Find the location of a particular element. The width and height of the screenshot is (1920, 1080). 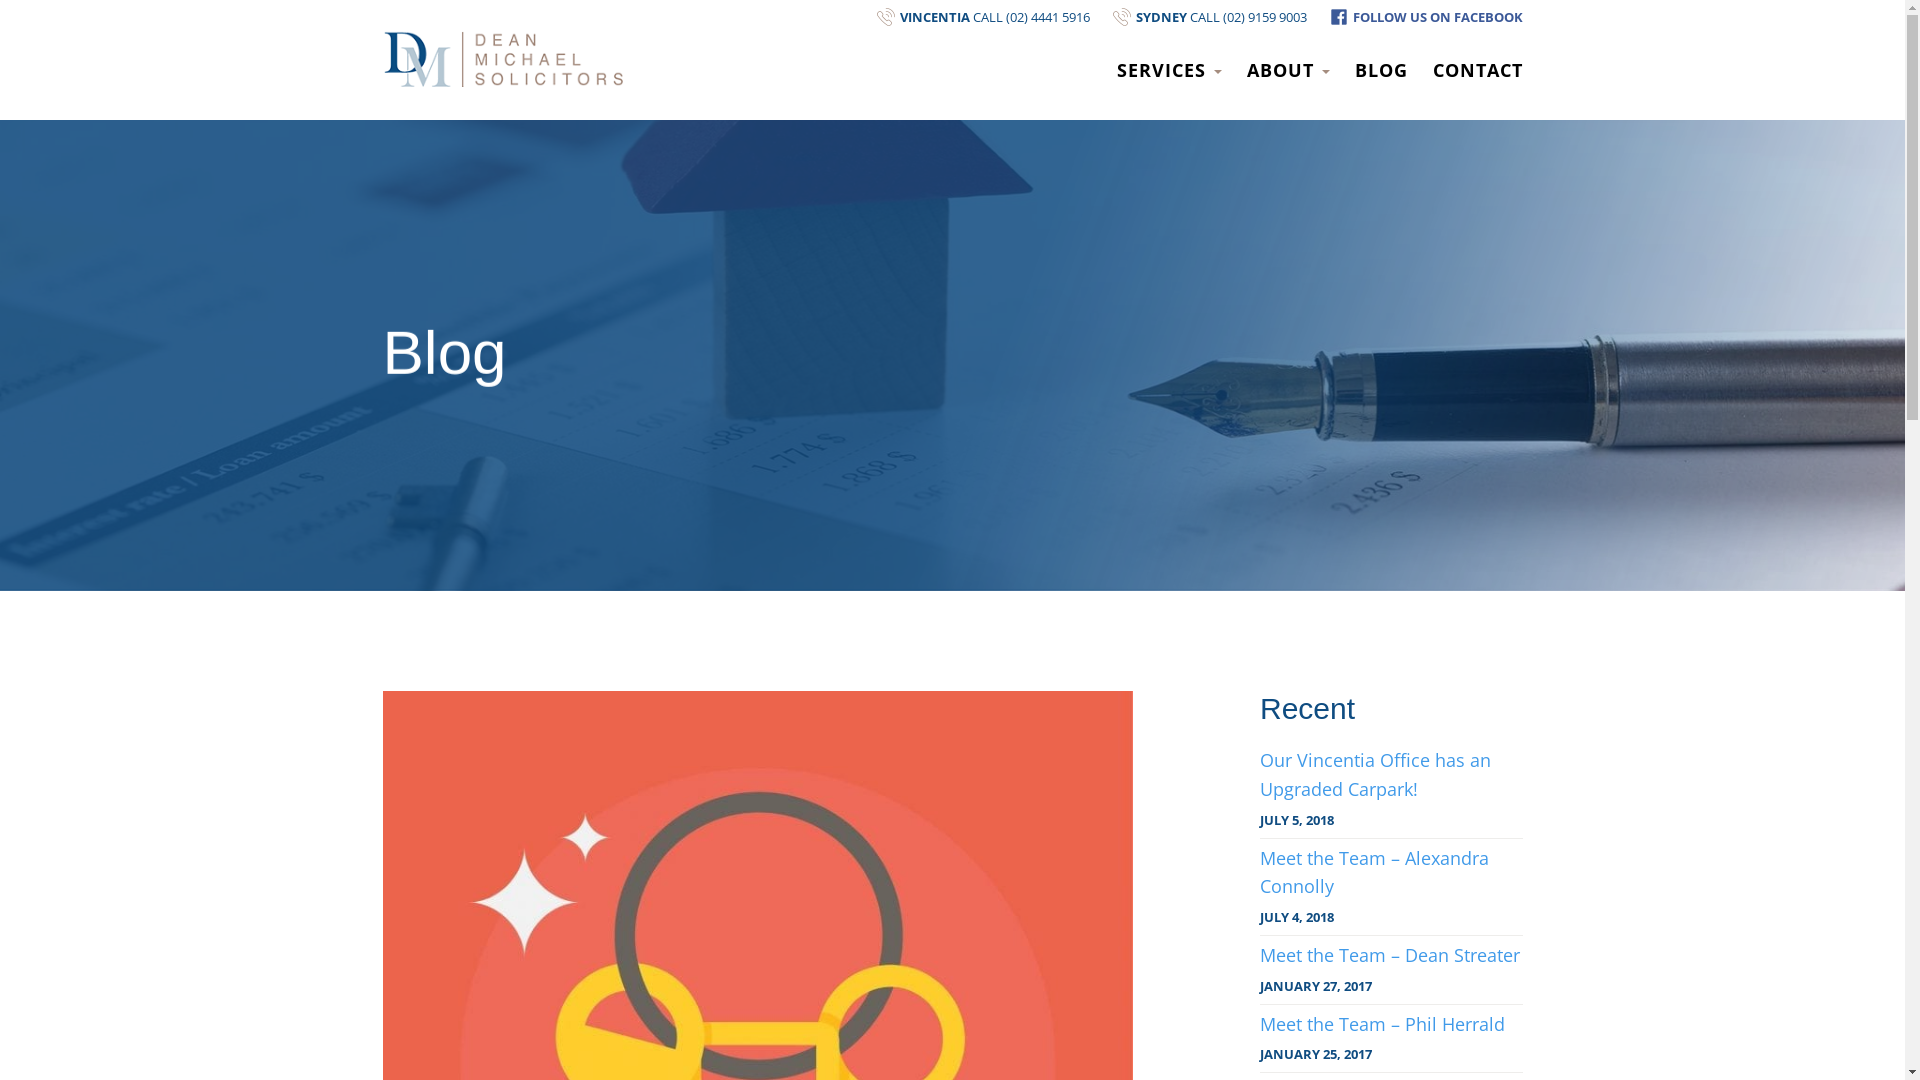

'Our Vincentia Office has an Upgraded Carpark!' is located at coordinates (1390, 774).